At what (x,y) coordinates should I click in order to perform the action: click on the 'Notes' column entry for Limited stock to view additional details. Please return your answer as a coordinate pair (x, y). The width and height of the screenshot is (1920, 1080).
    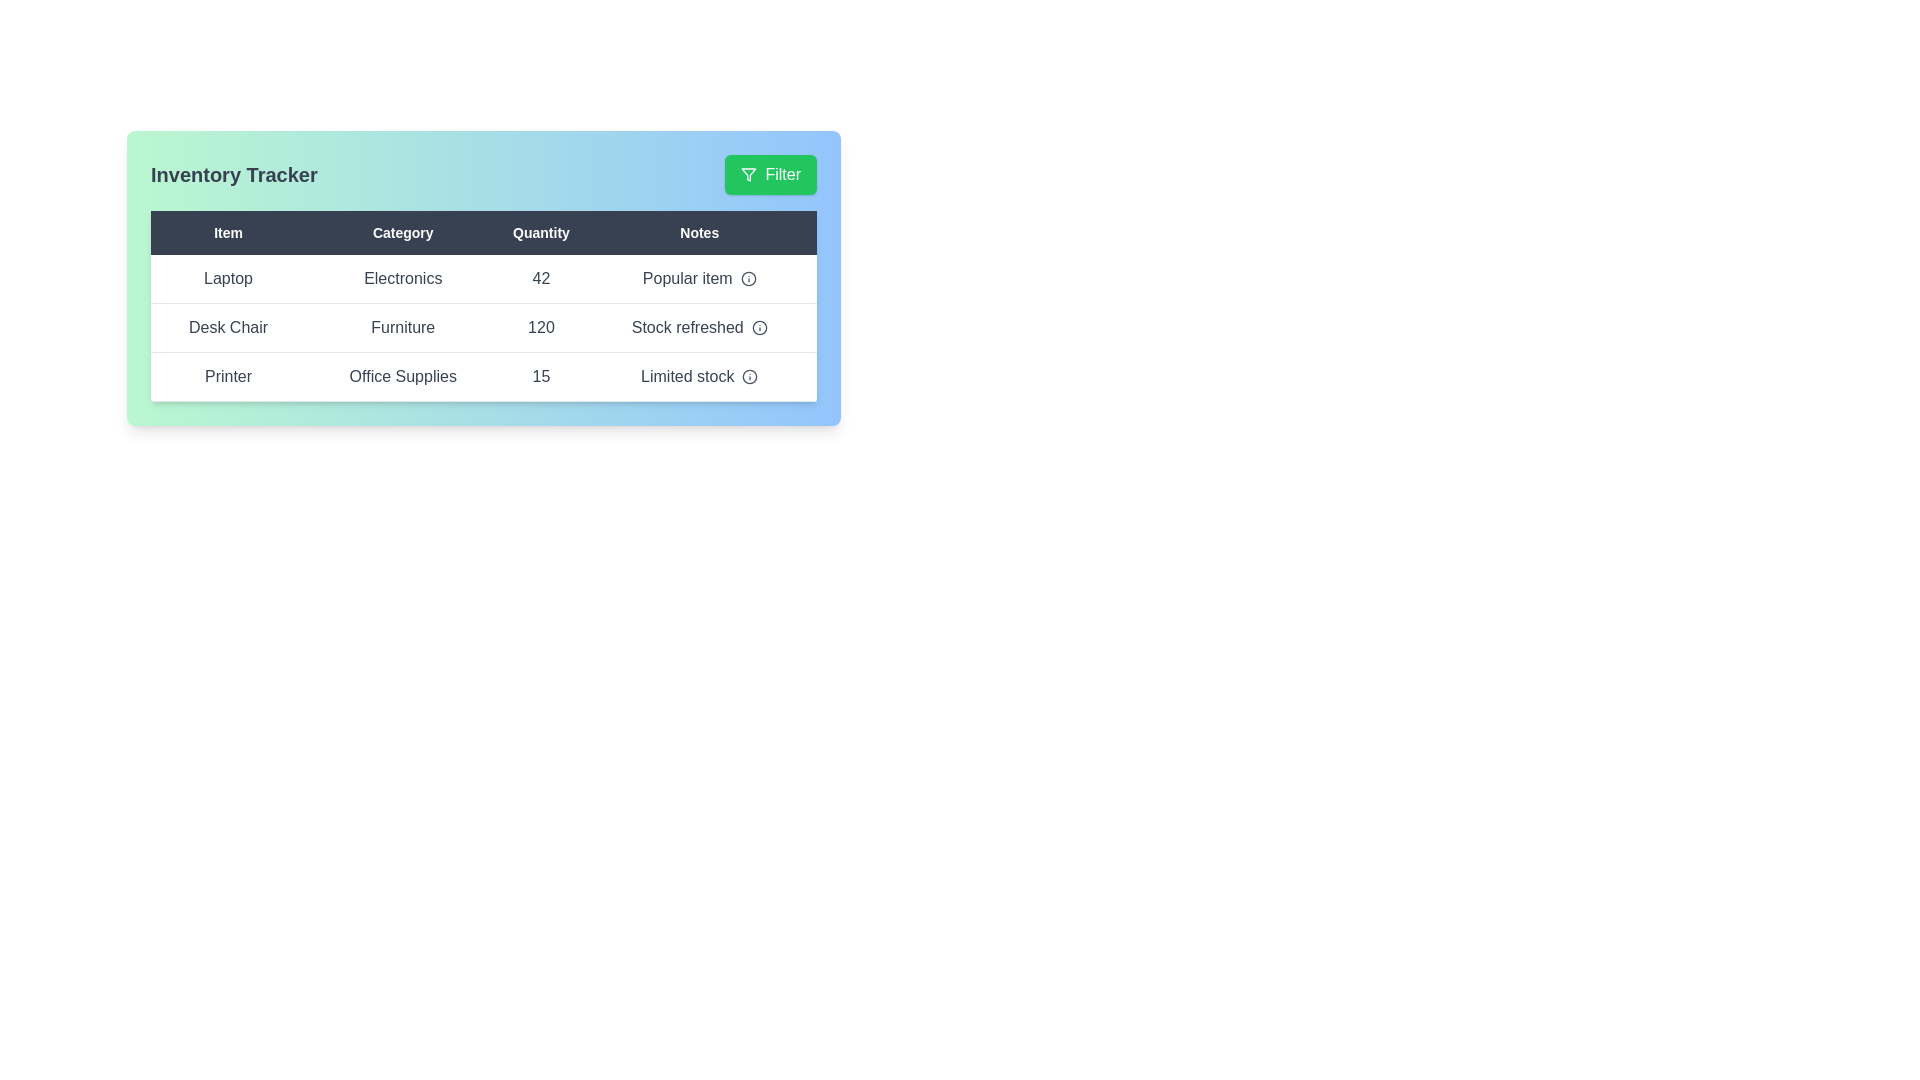
    Looking at the image, I should click on (699, 377).